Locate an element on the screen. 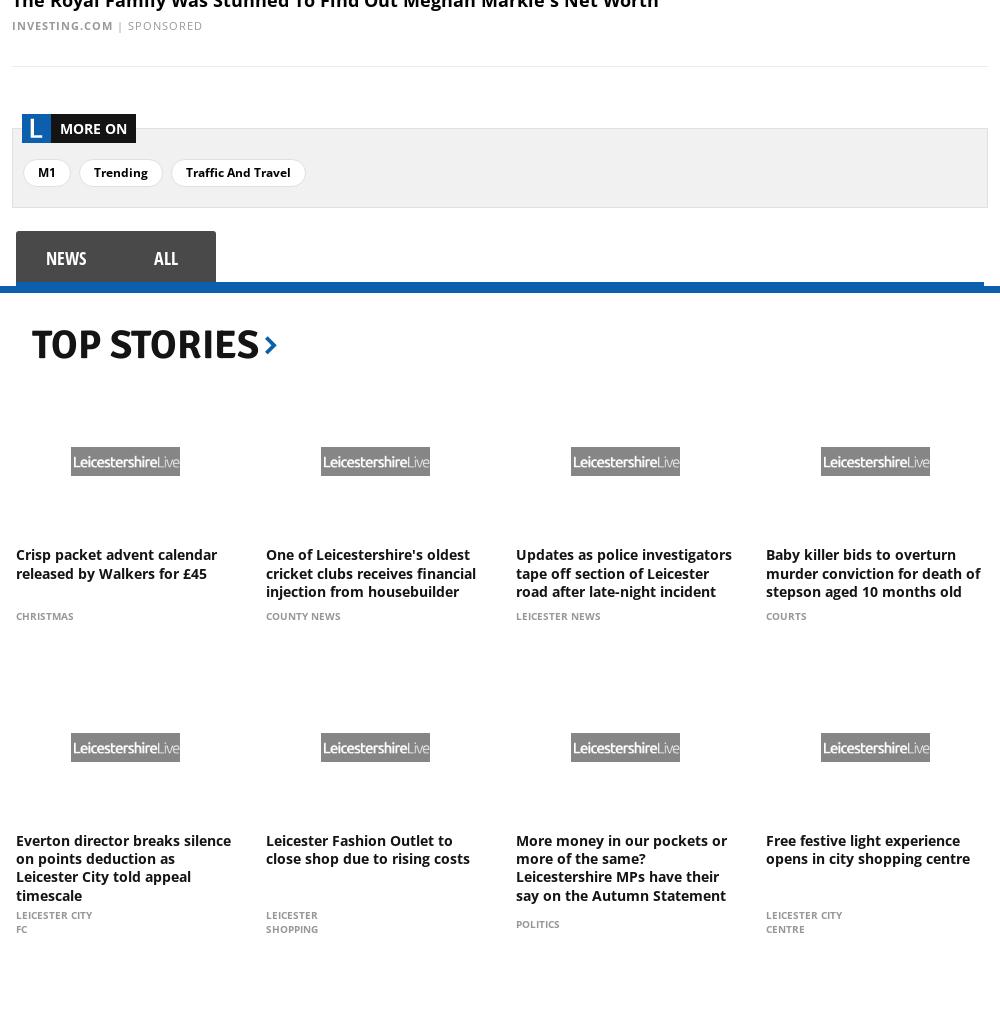  'Christmas' is located at coordinates (16, 614).